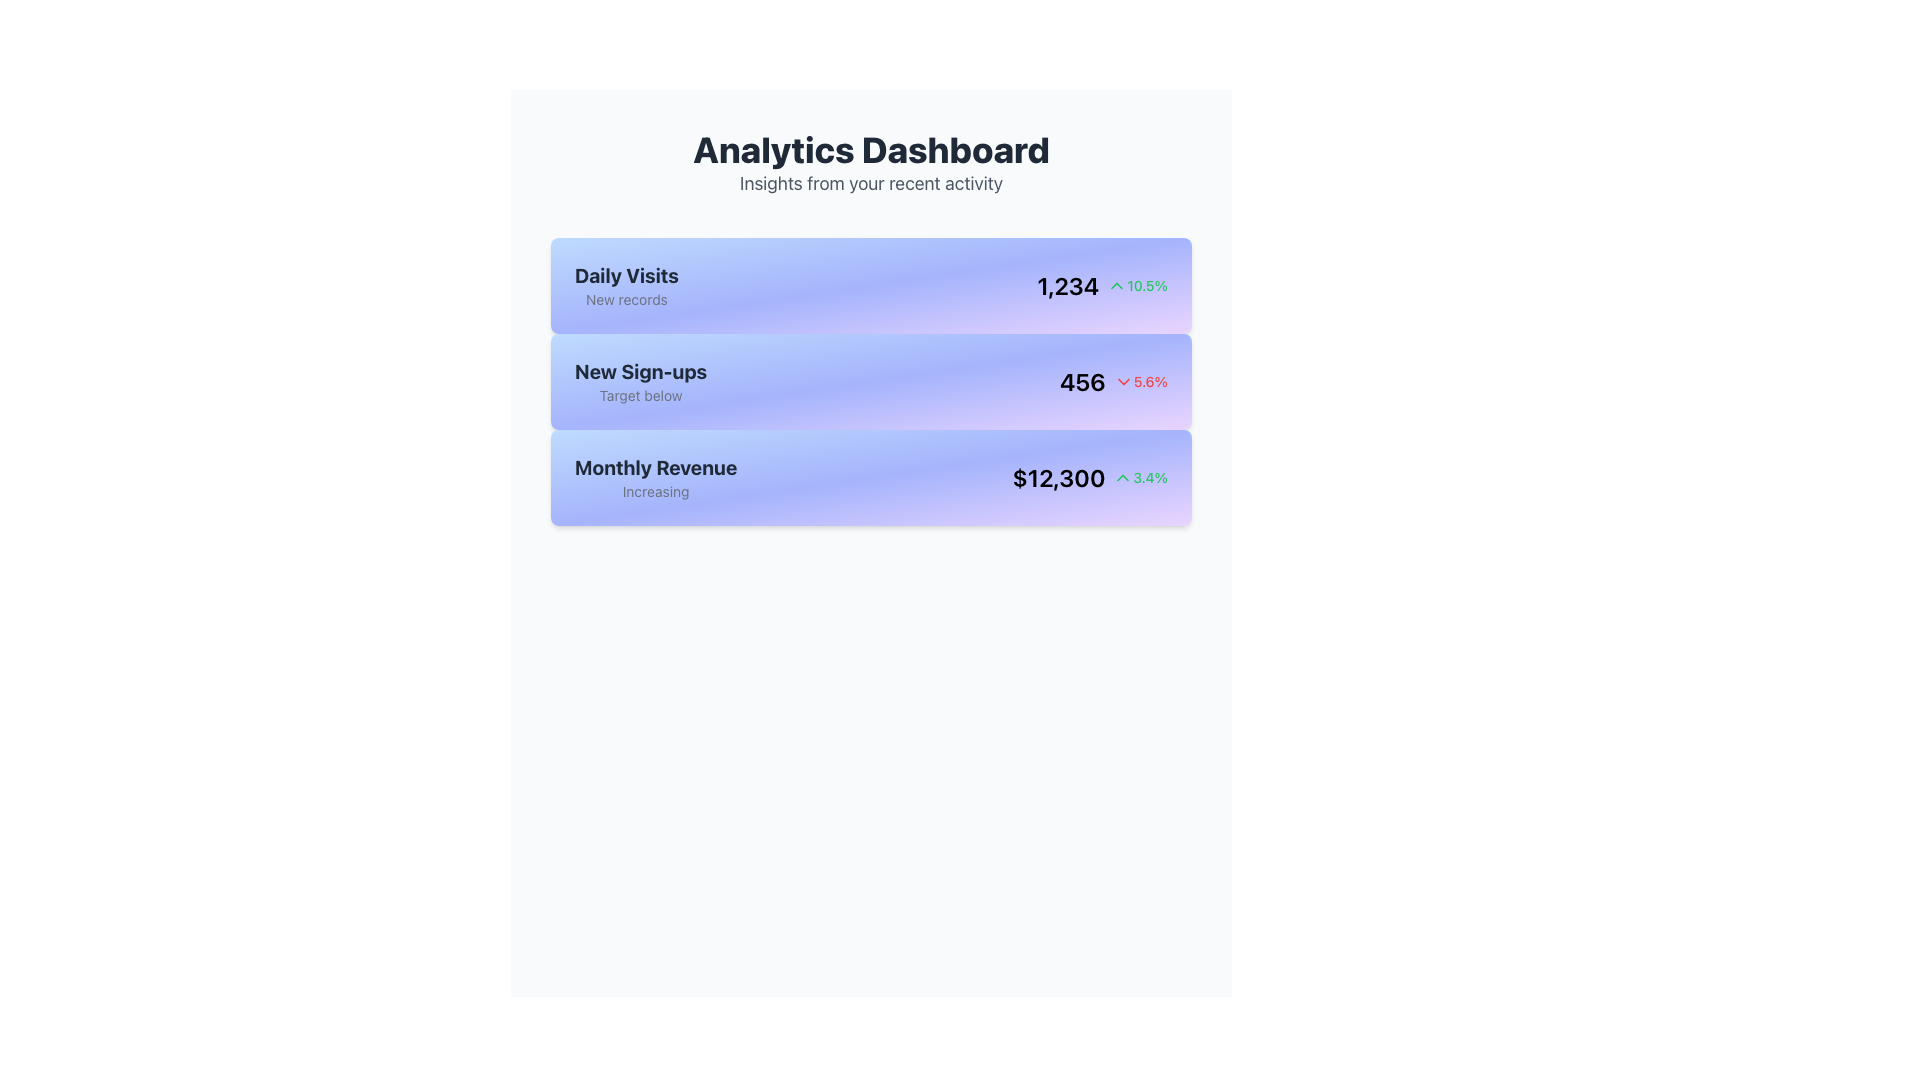 This screenshot has height=1080, width=1920. What do you see at coordinates (1140, 478) in the screenshot?
I see `the text '3.4%' with the upwards pointing chevron icon, located in the 'Monthly Revenue' card` at bounding box center [1140, 478].